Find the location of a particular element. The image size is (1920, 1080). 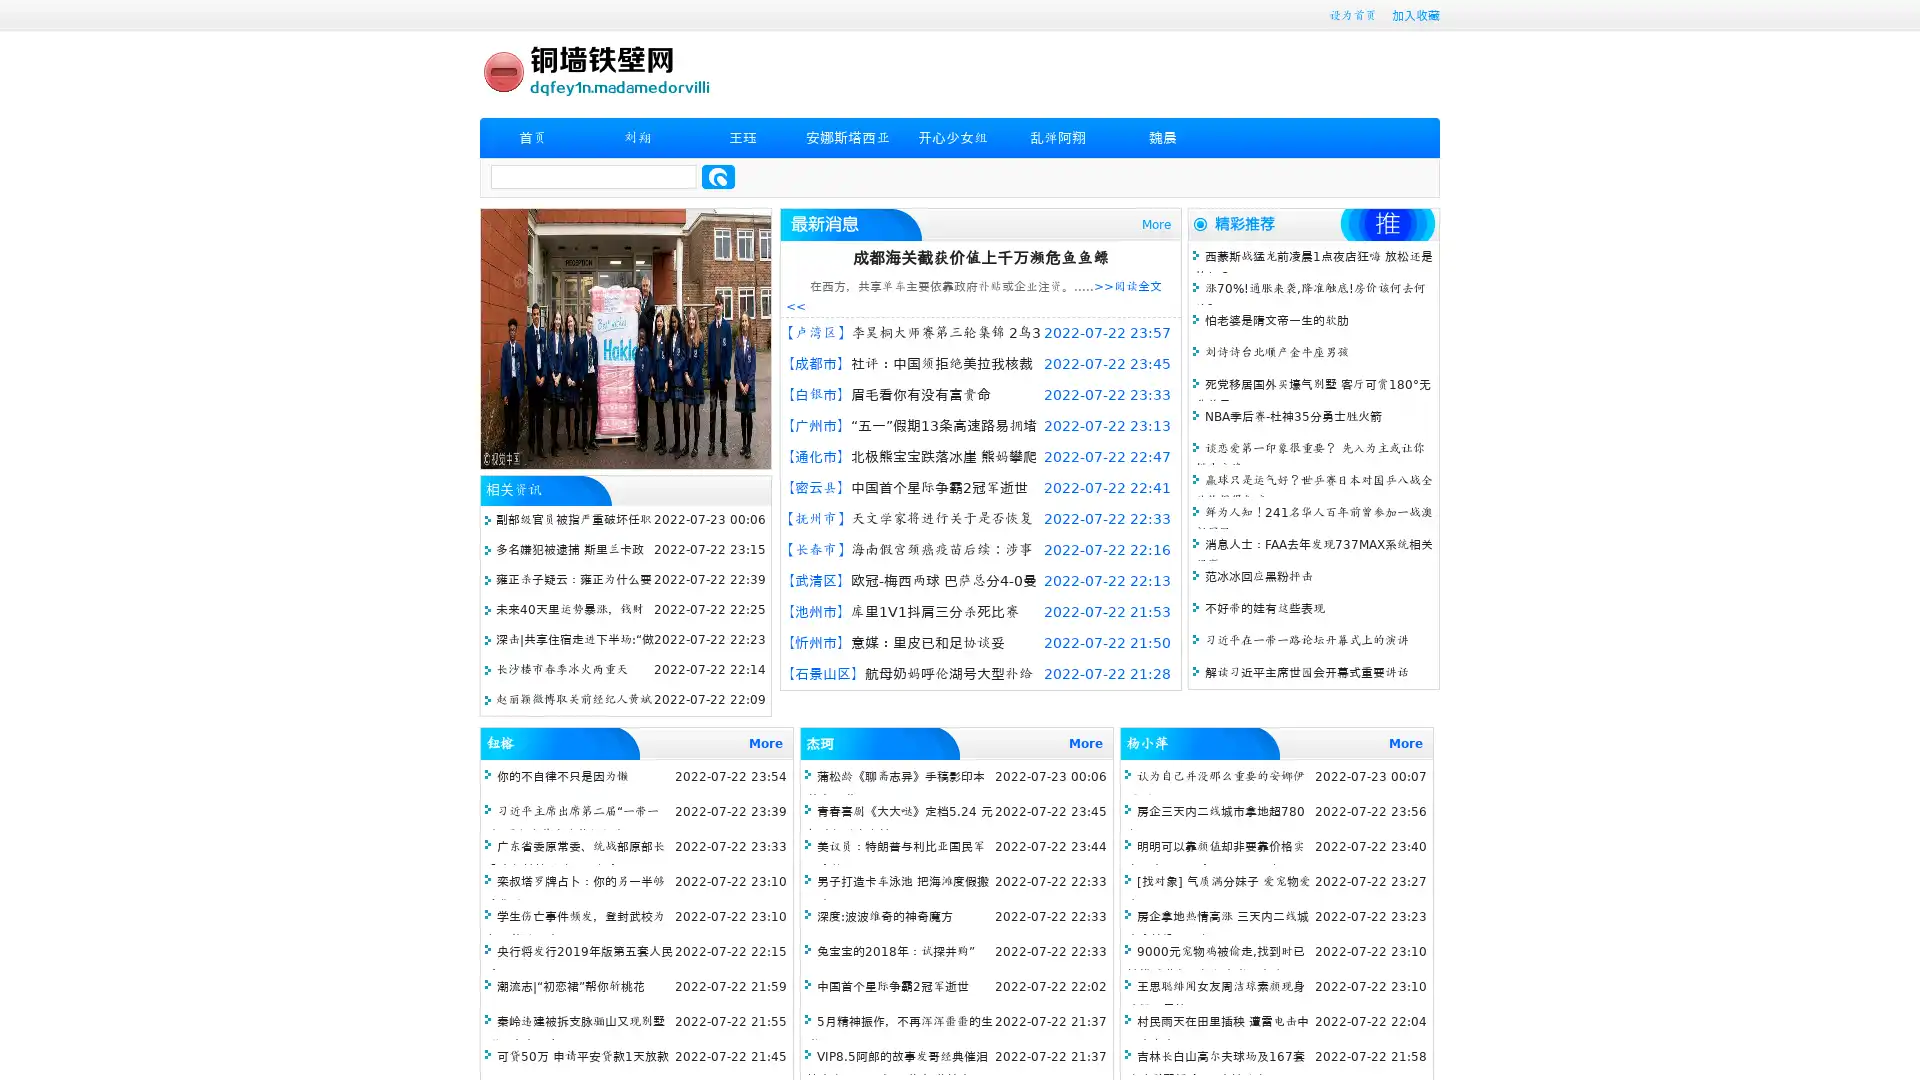

Search is located at coordinates (718, 176).